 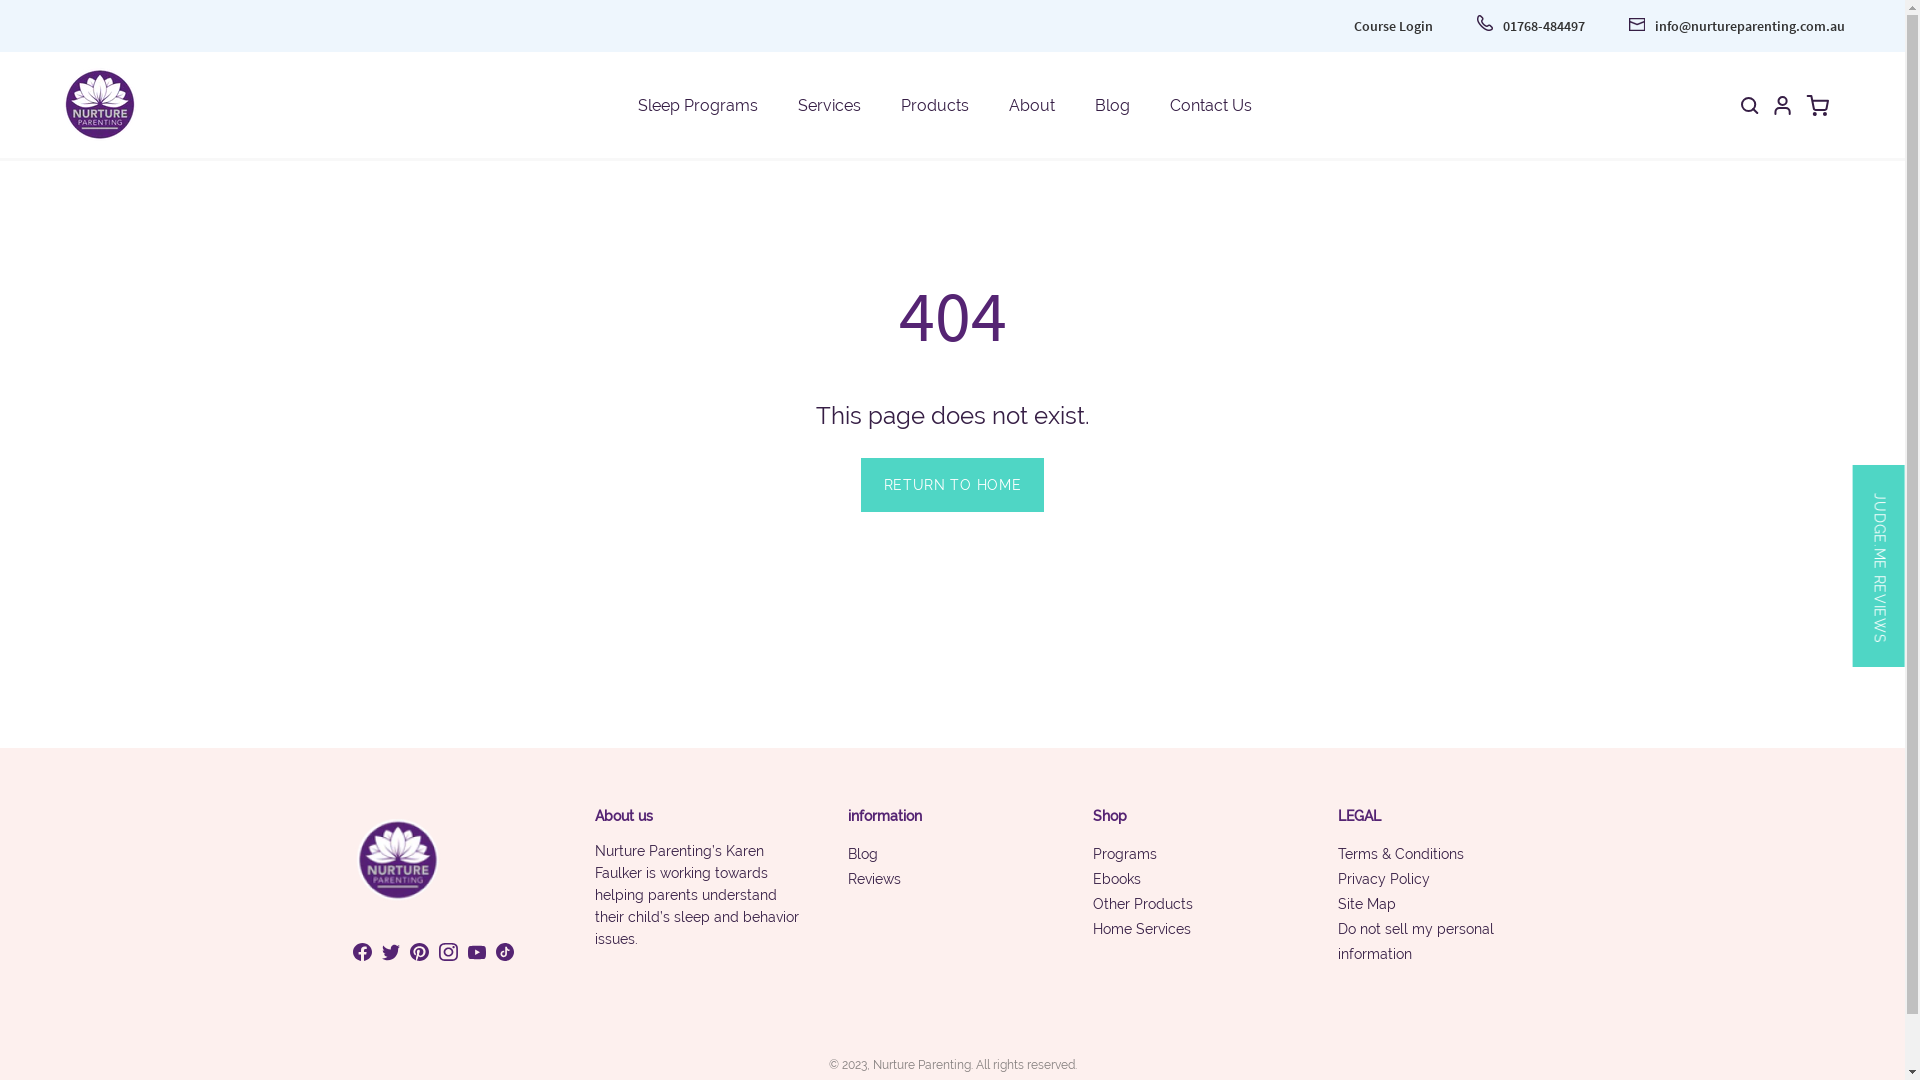 What do you see at coordinates (1116, 878) in the screenshot?
I see `'Ebooks'` at bounding box center [1116, 878].